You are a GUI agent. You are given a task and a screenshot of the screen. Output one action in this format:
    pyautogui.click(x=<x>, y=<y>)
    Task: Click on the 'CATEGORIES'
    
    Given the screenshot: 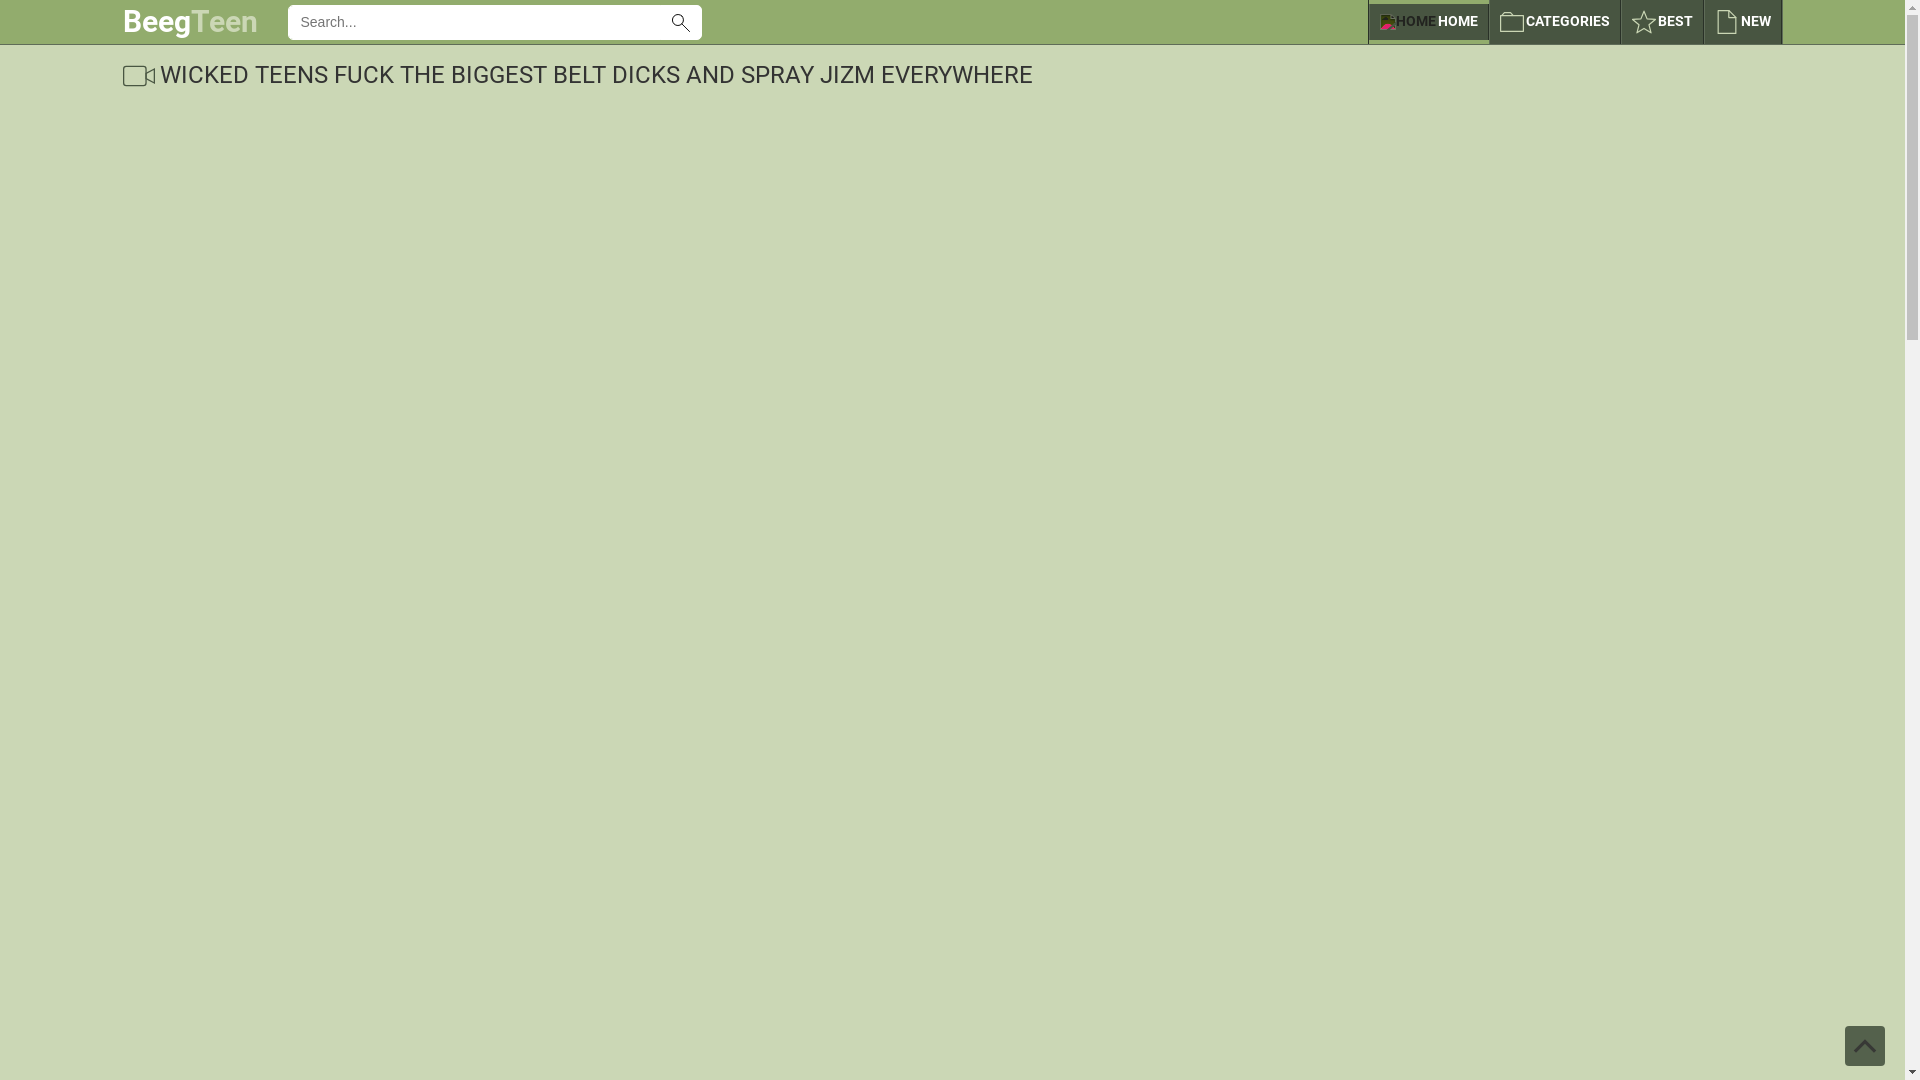 What is the action you would take?
    pyautogui.click(x=1488, y=22)
    